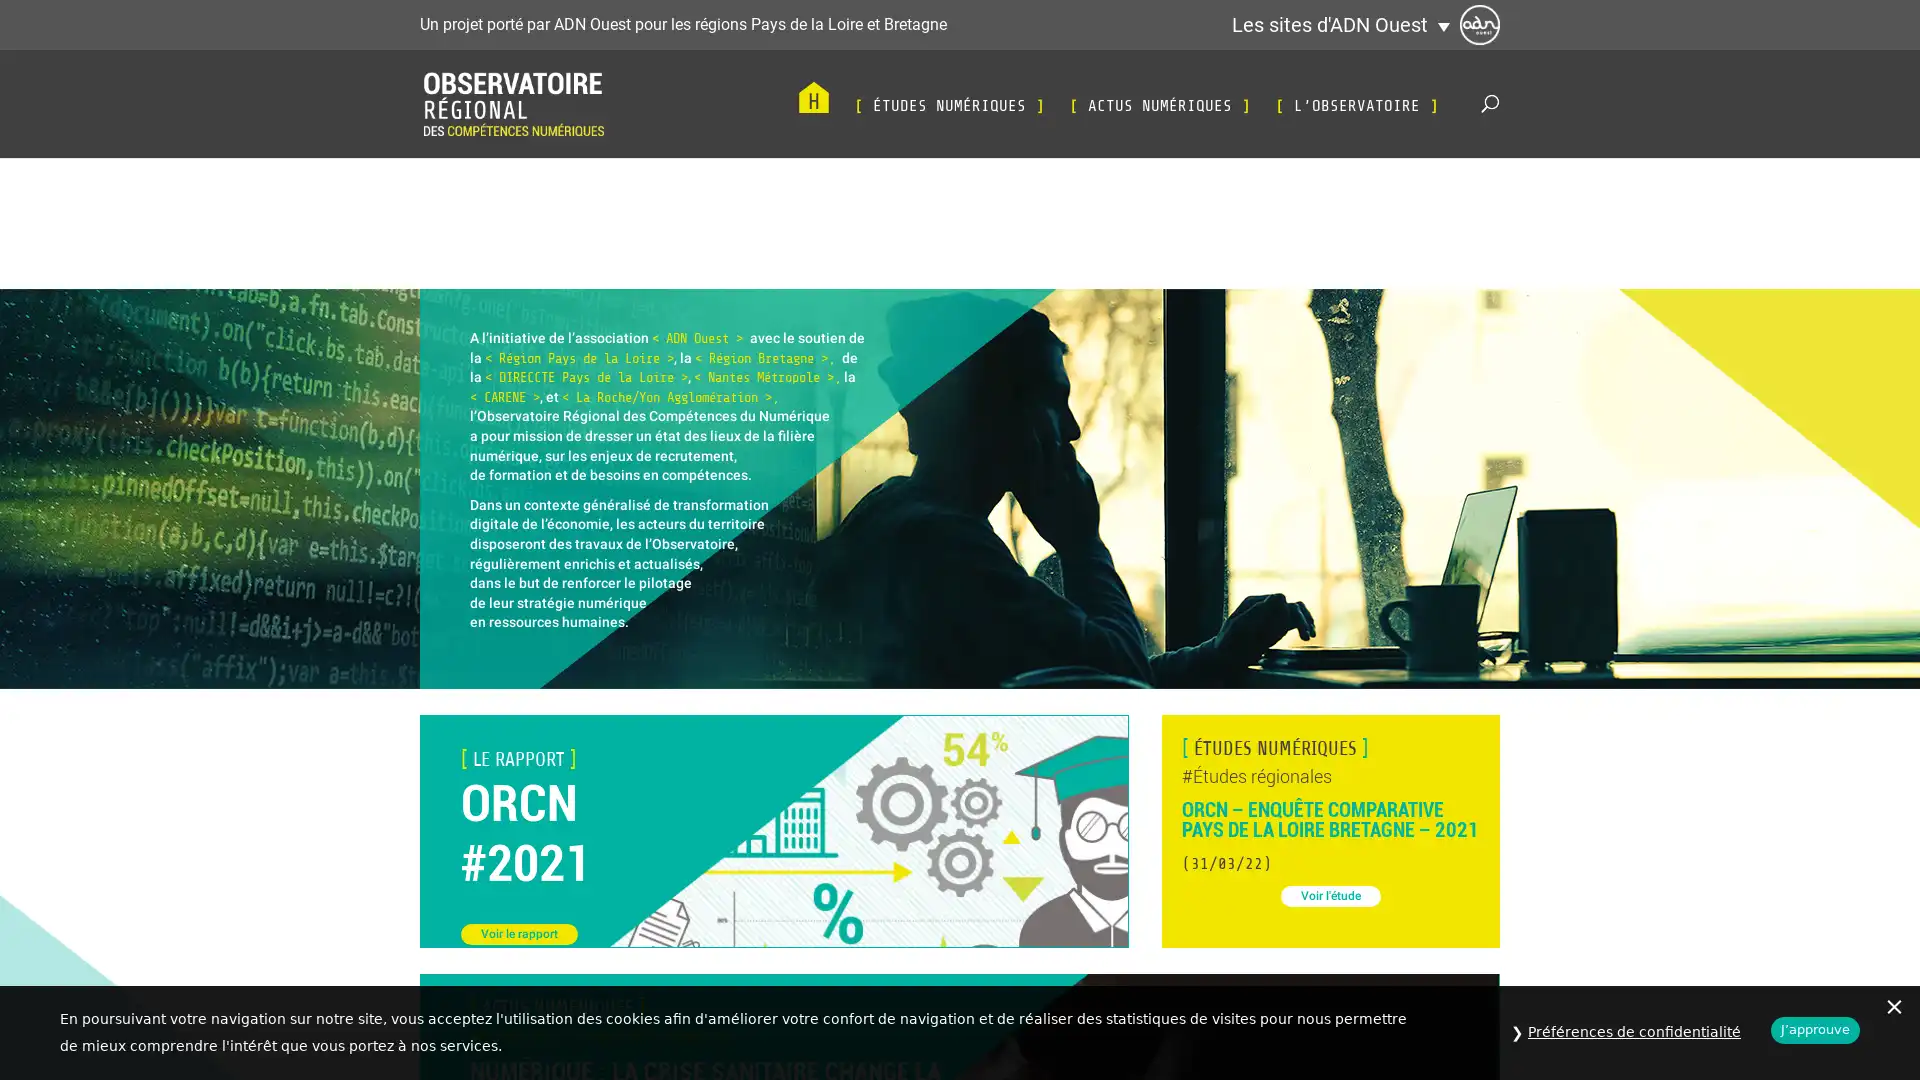 The height and width of the screenshot is (1080, 1920). Describe the element at coordinates (1815, 1030) in the screenshot. I see `Japprouve` at that location.